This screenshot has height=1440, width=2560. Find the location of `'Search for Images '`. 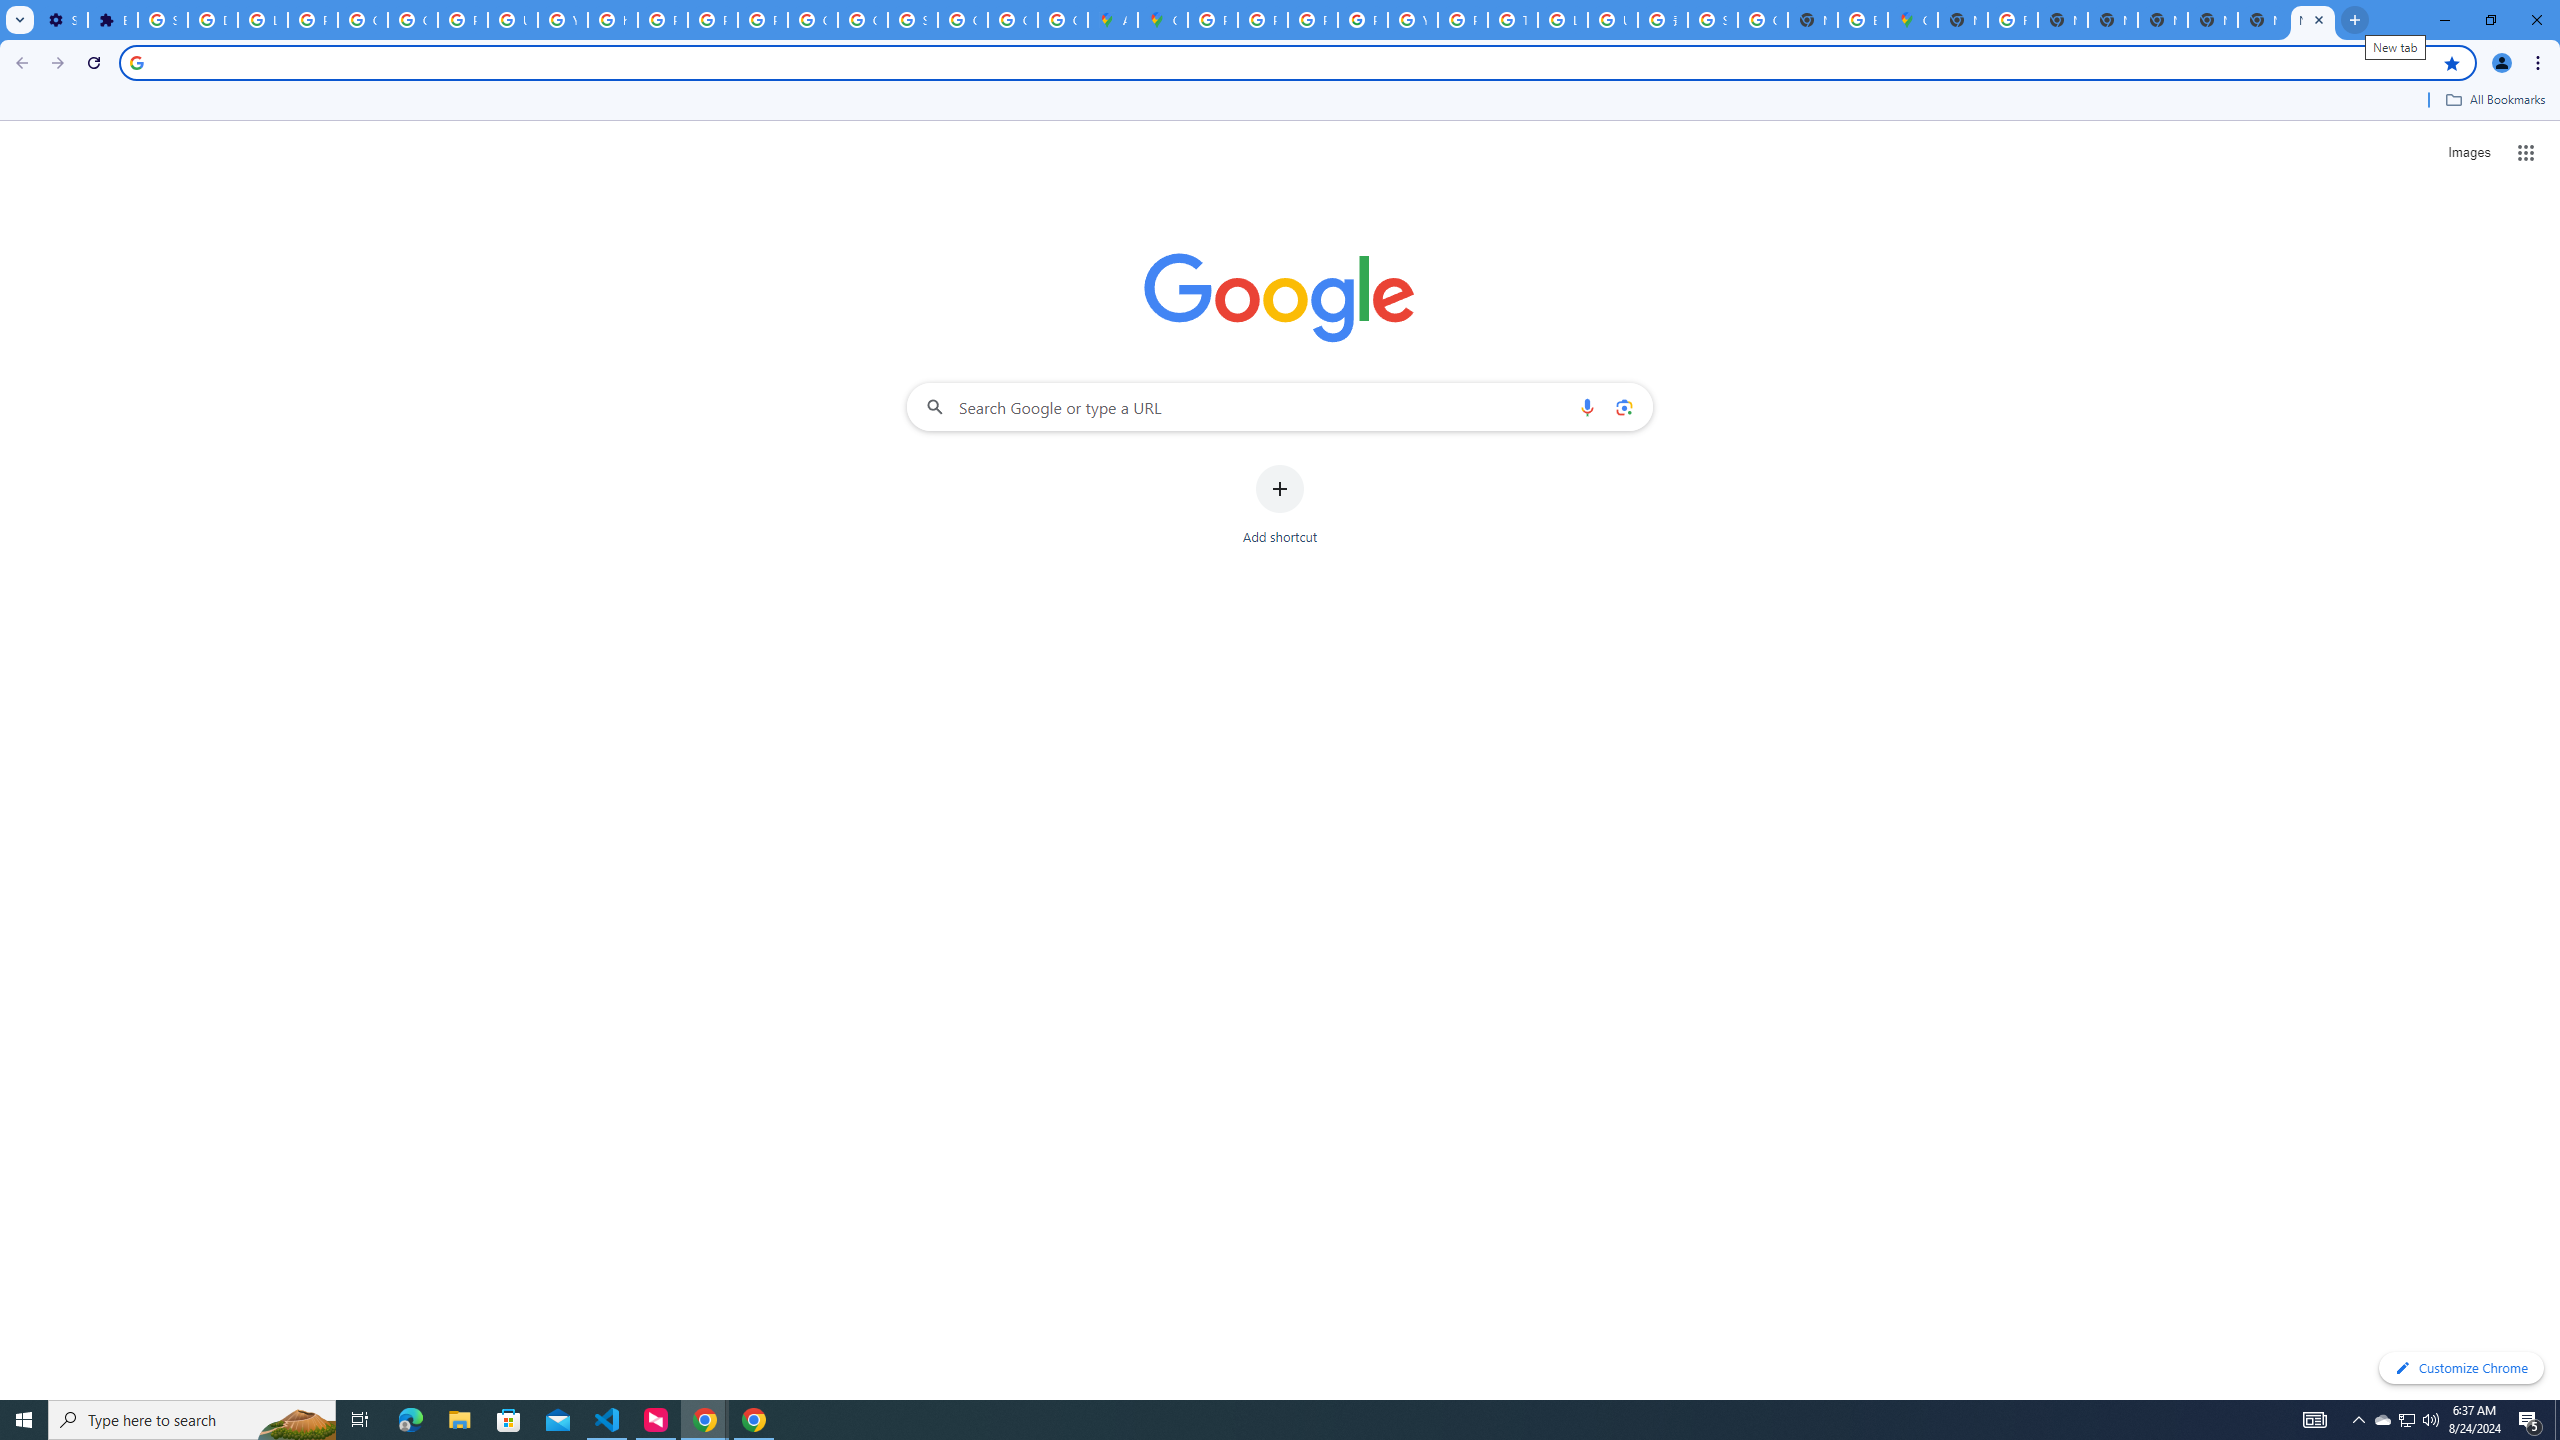

'Search for Images ' is located at coordinates (2469, 153).